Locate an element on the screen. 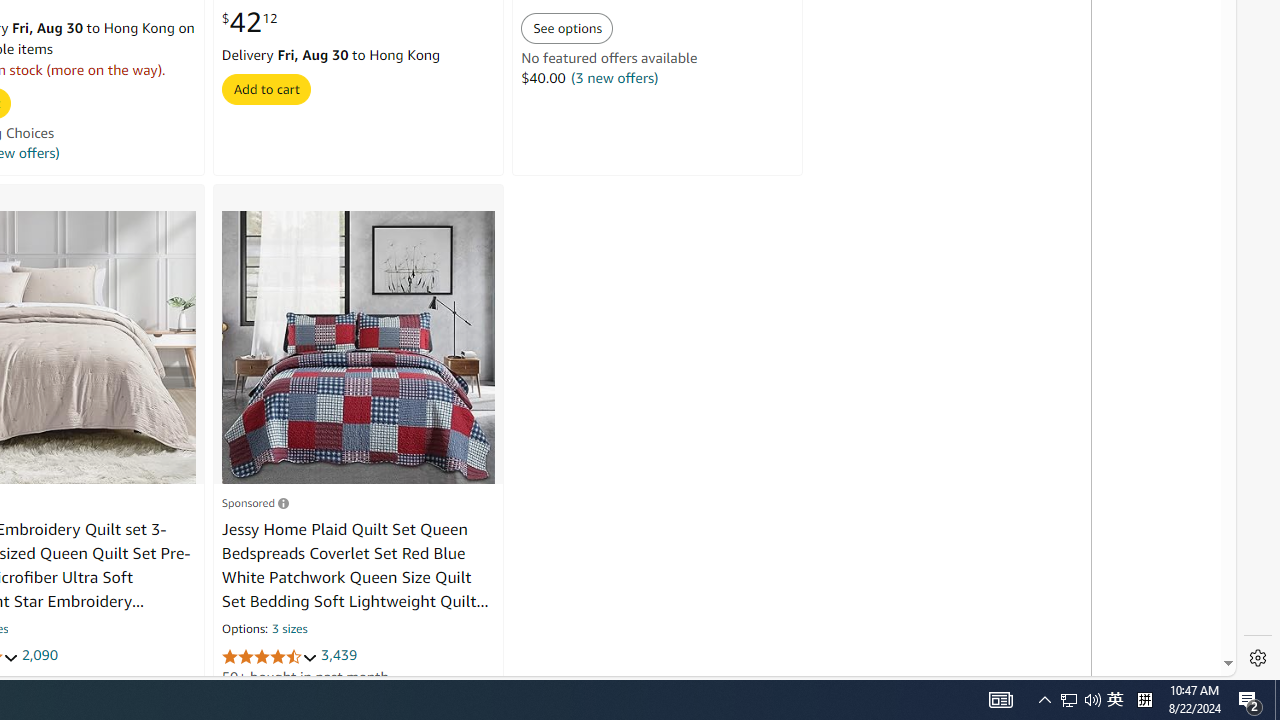 Image resolution: width=1280 pixels, height=720 pixels. 'Add to cart' is located at coordinates (264, 87).